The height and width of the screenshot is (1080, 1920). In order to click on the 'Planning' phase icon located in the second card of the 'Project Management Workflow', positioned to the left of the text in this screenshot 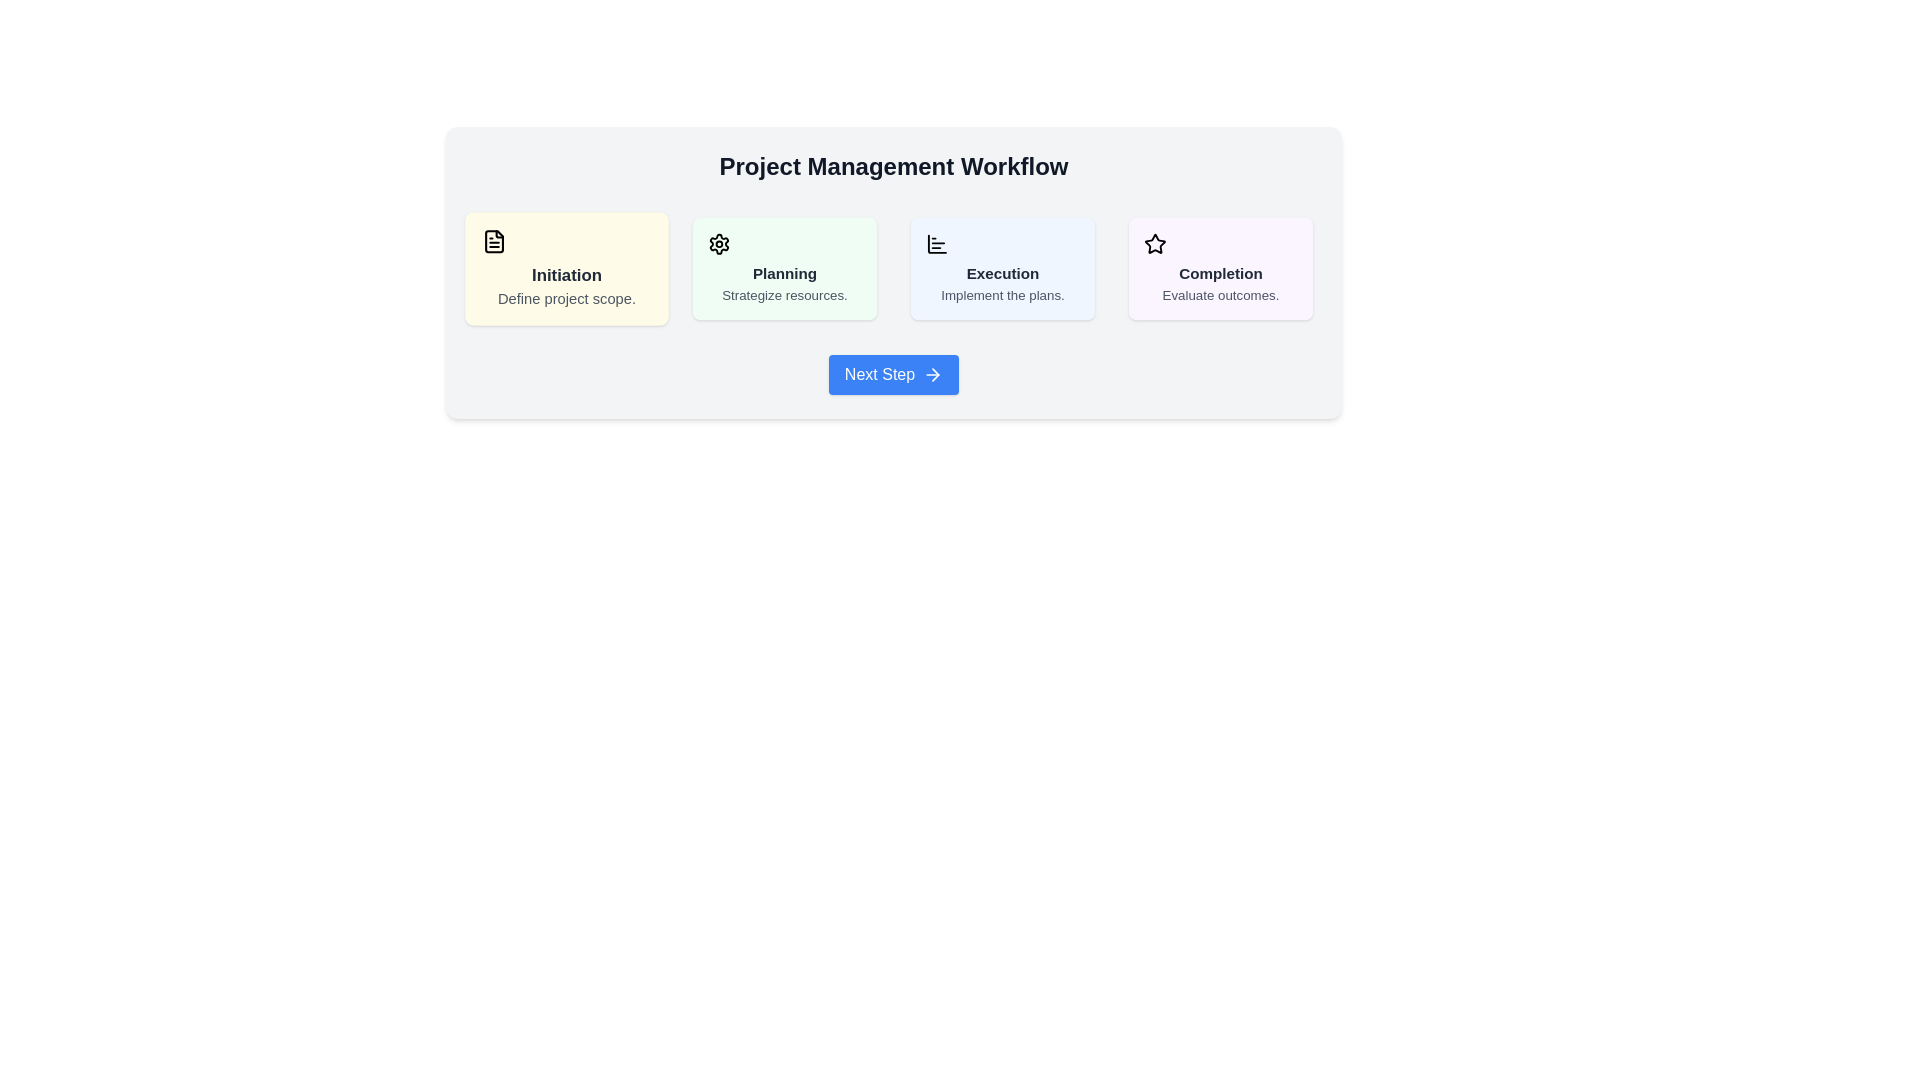, I will do `click(719, 243)`.